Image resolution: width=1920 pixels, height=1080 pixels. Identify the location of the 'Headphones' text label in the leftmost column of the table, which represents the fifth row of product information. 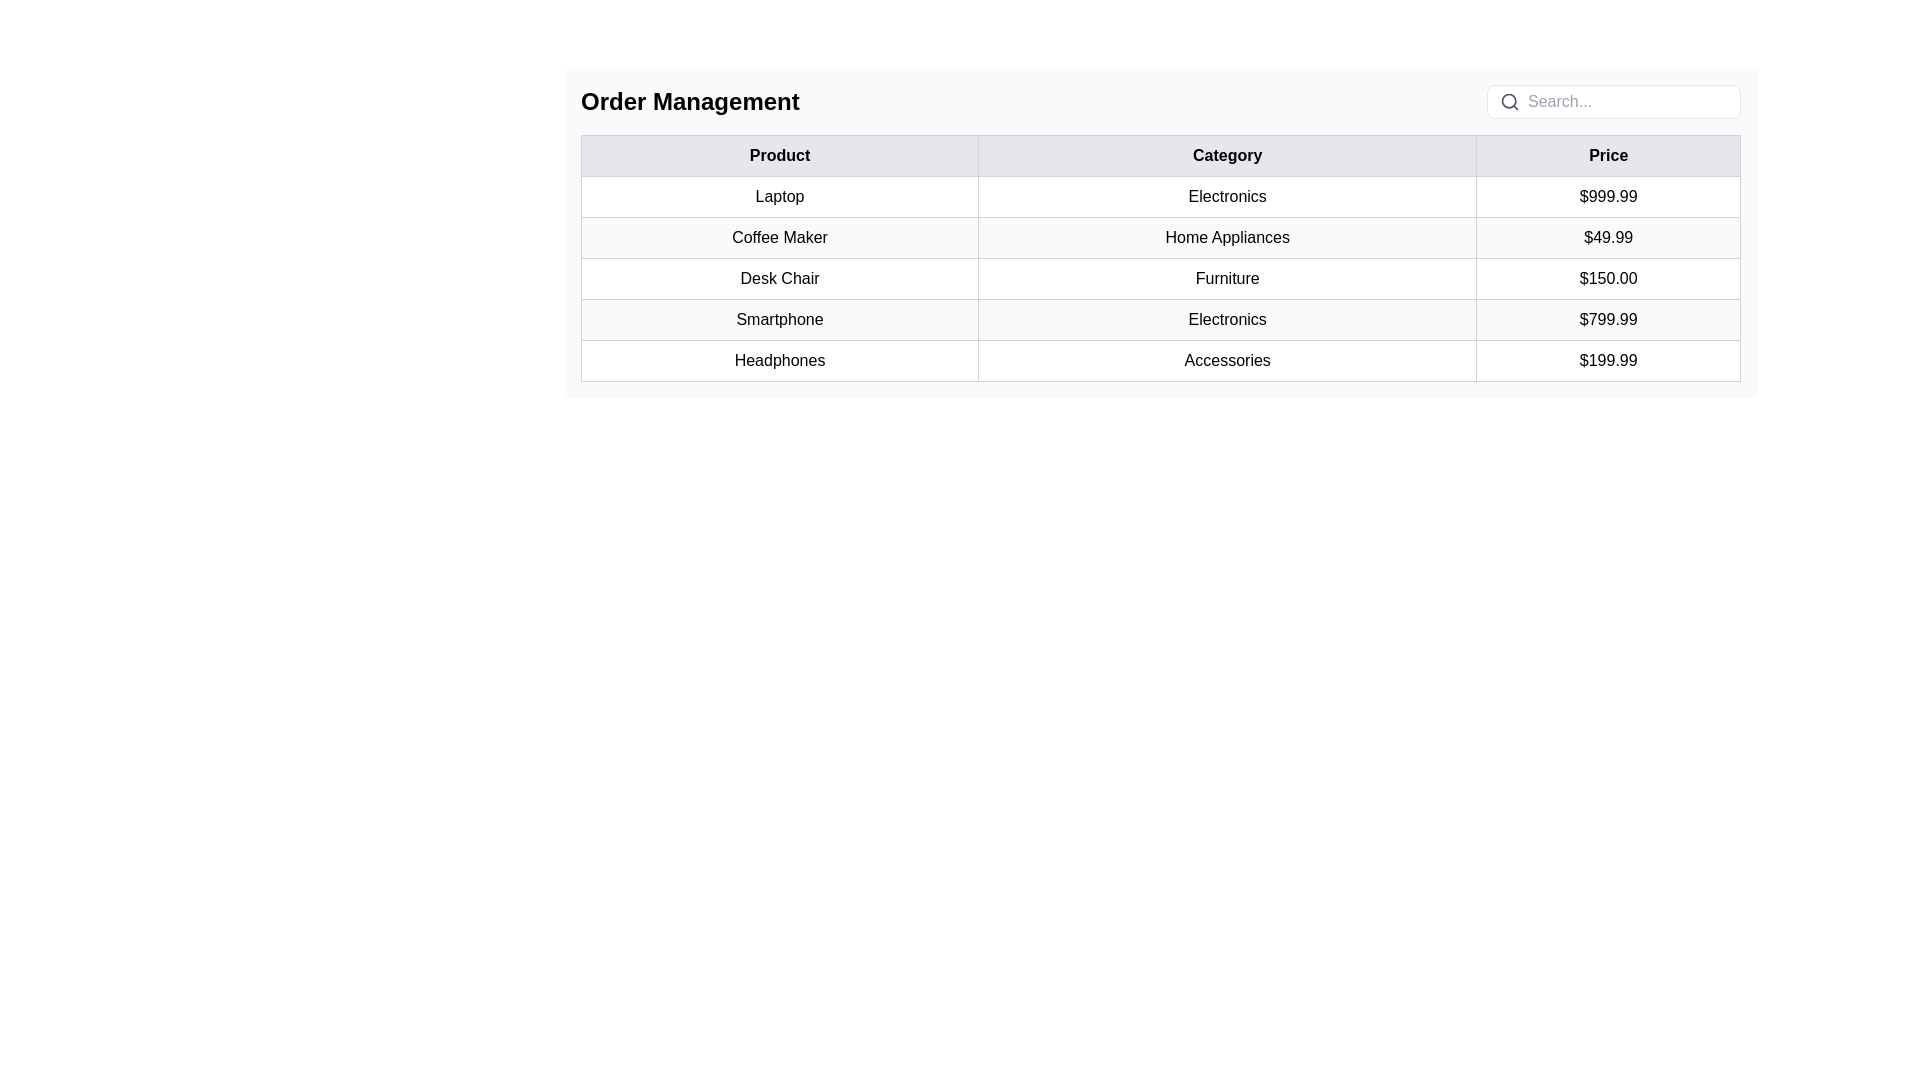
(779, 361).